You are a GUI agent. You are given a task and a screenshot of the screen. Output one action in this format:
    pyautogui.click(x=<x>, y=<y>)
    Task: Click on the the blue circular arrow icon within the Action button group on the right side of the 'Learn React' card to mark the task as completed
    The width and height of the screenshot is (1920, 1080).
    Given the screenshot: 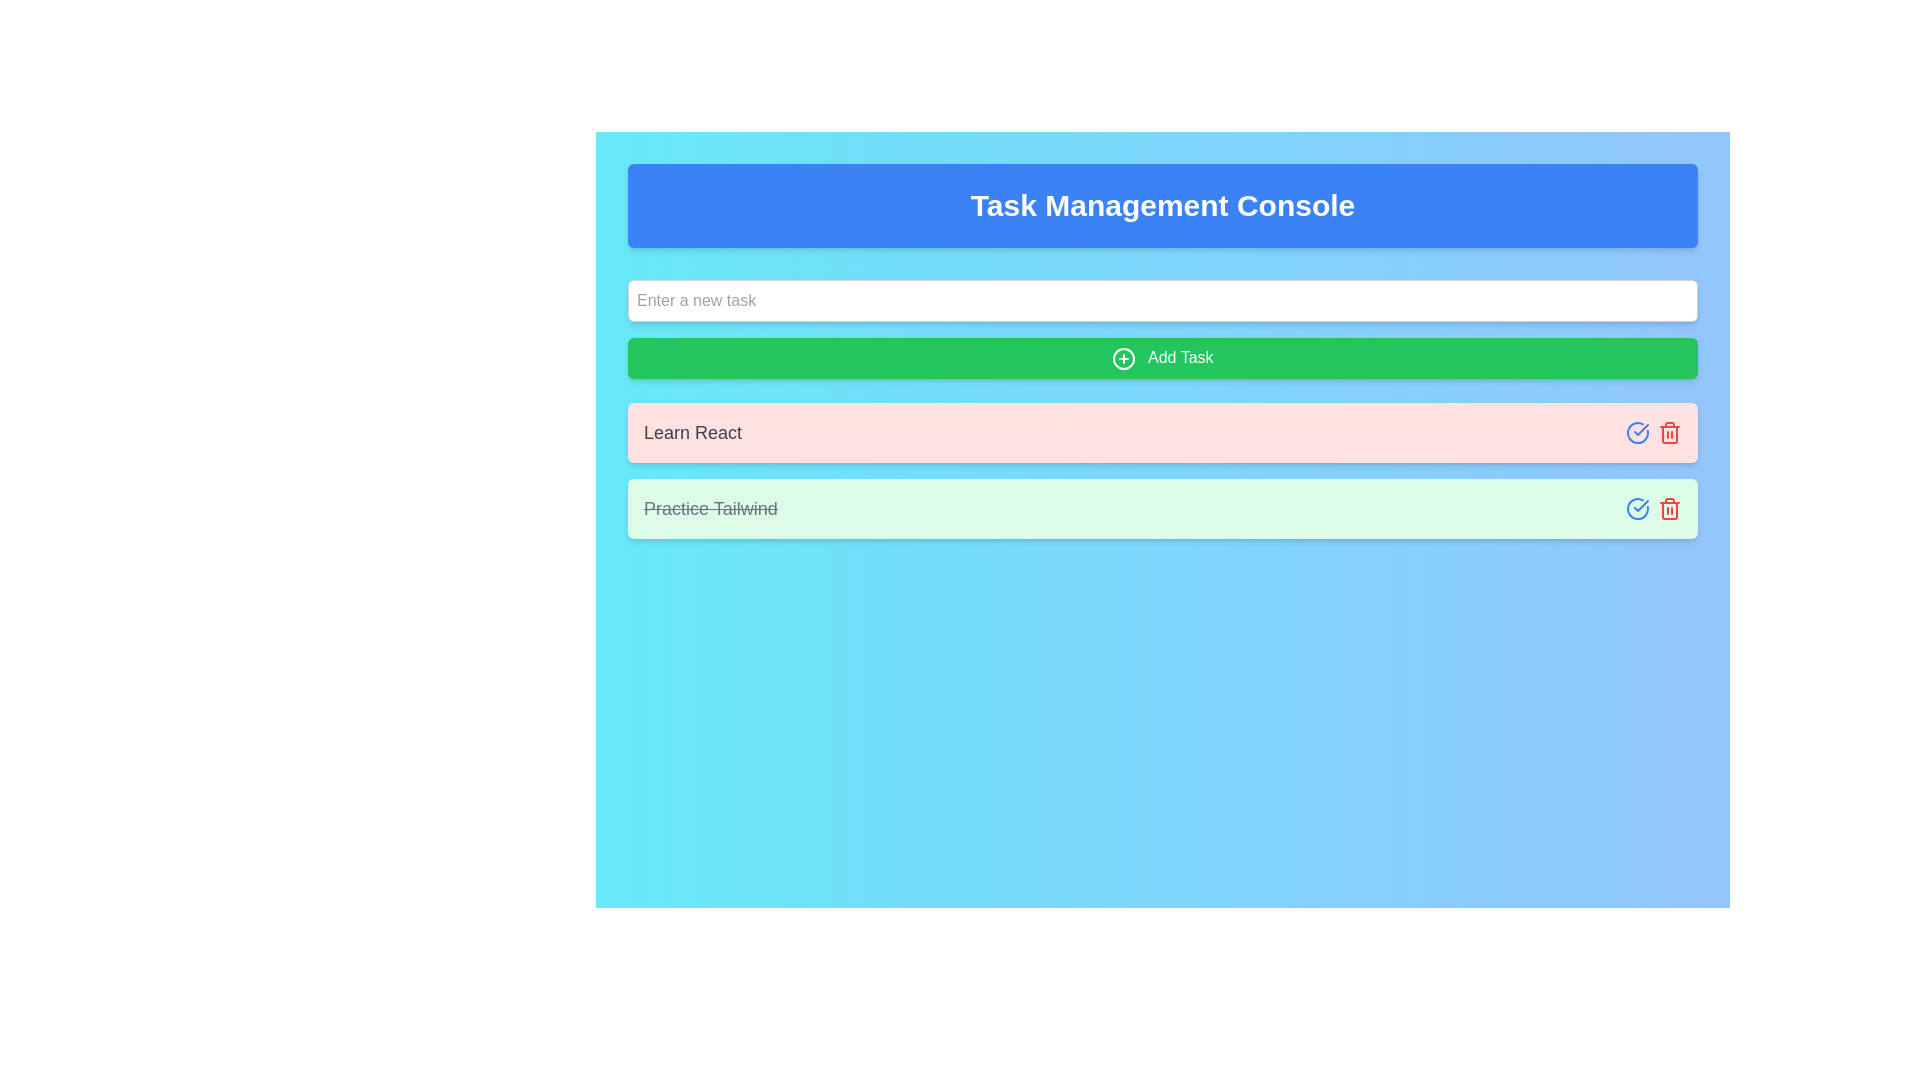 What is the action you would take?
    pyautogui.click(x=1654, y=431)
    